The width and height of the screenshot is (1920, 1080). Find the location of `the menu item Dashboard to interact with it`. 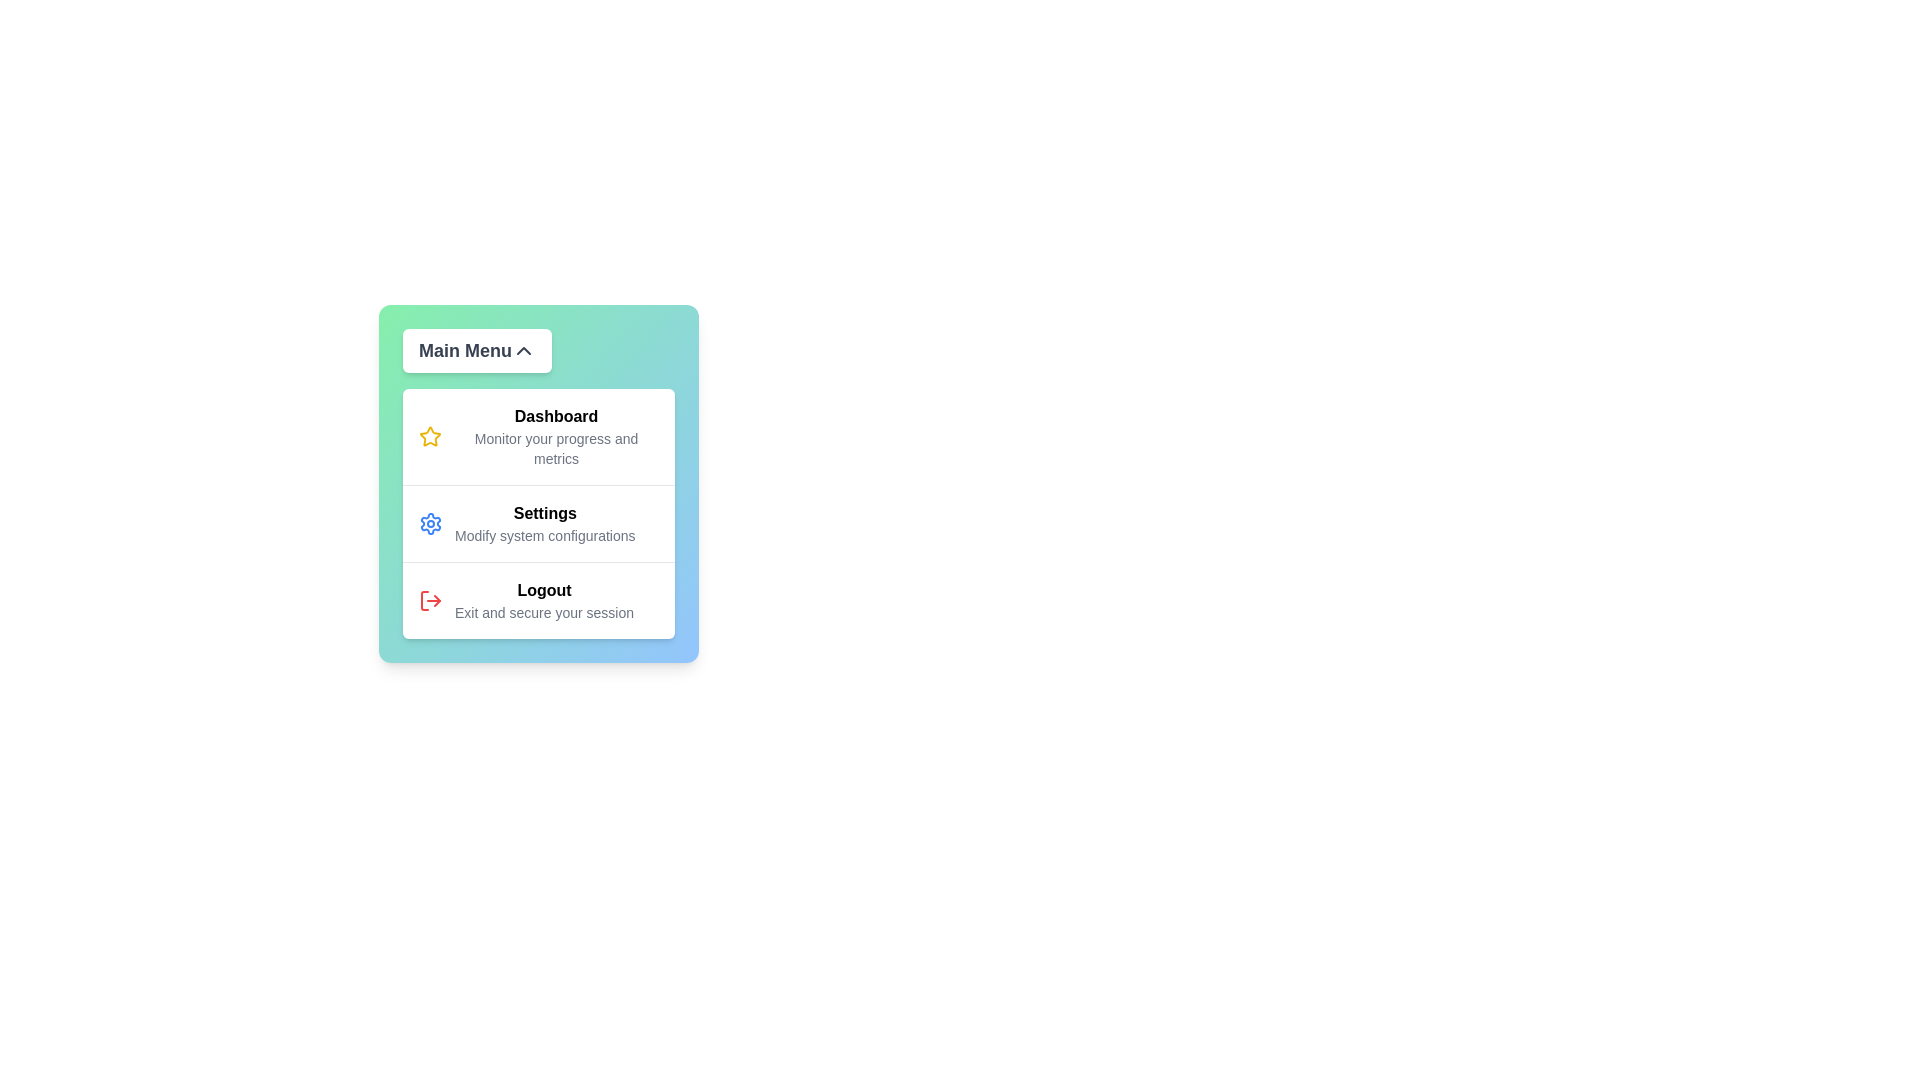

the menu item Dashboard to interact with it is located at coordinates (538, 435).